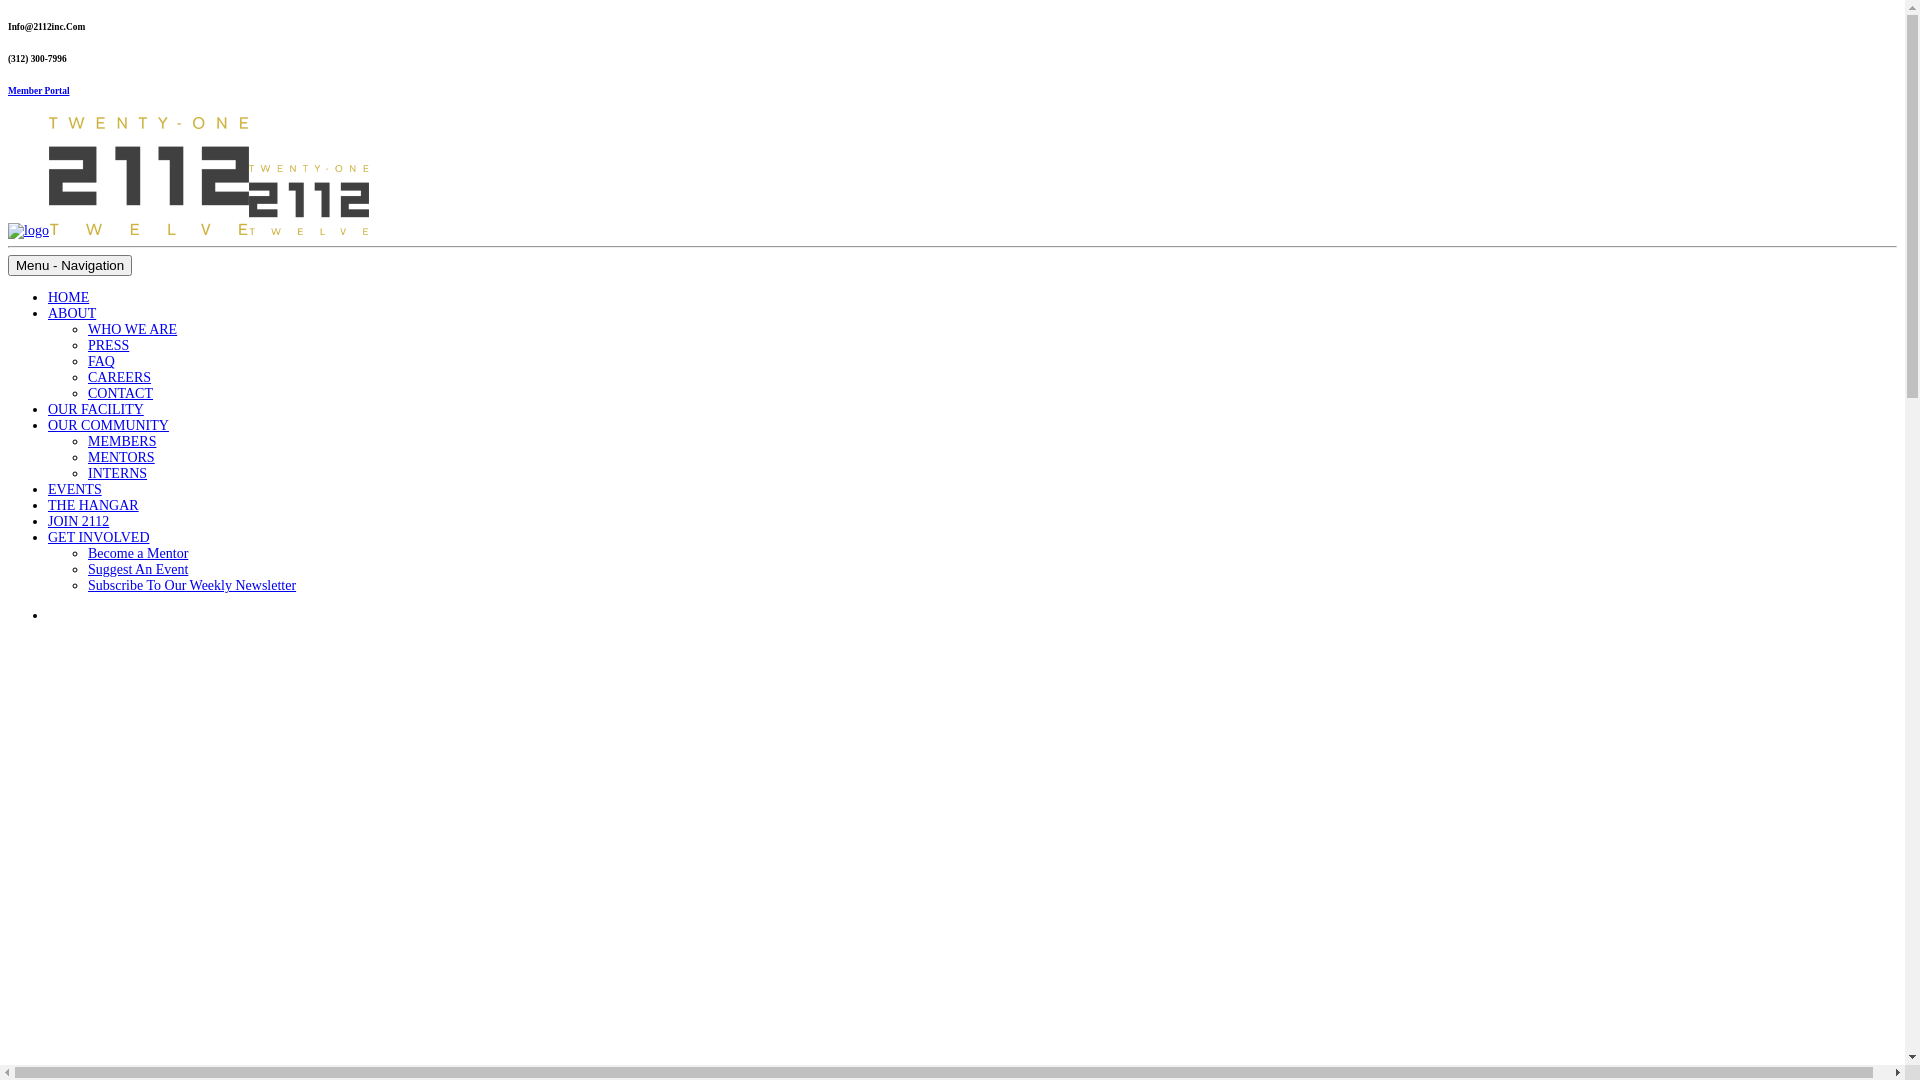  What do you see at coordinates (70, 264) in the screenshot?
I see `'Menu - Navigation'` at bounding box center [70, 264].